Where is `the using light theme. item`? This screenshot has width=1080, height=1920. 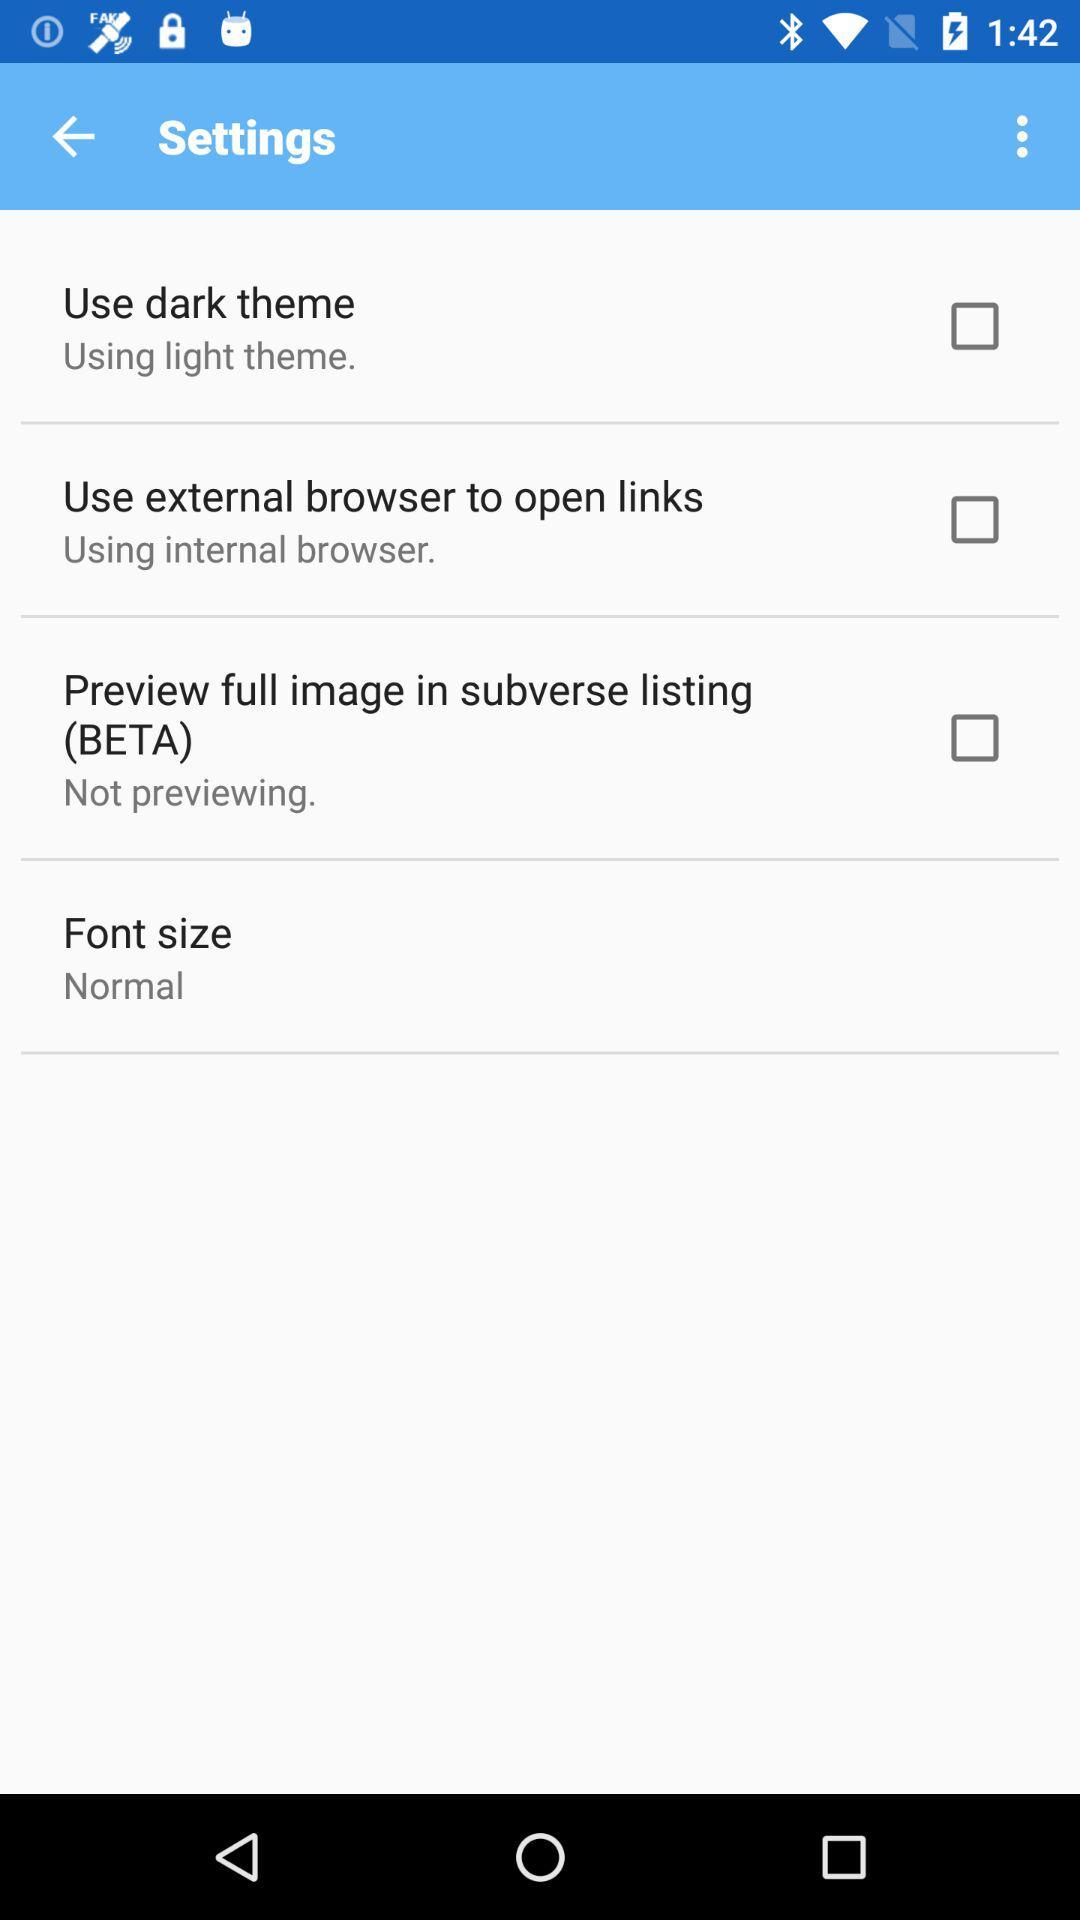
the using light theme. item is located at coordinates (209, 354).